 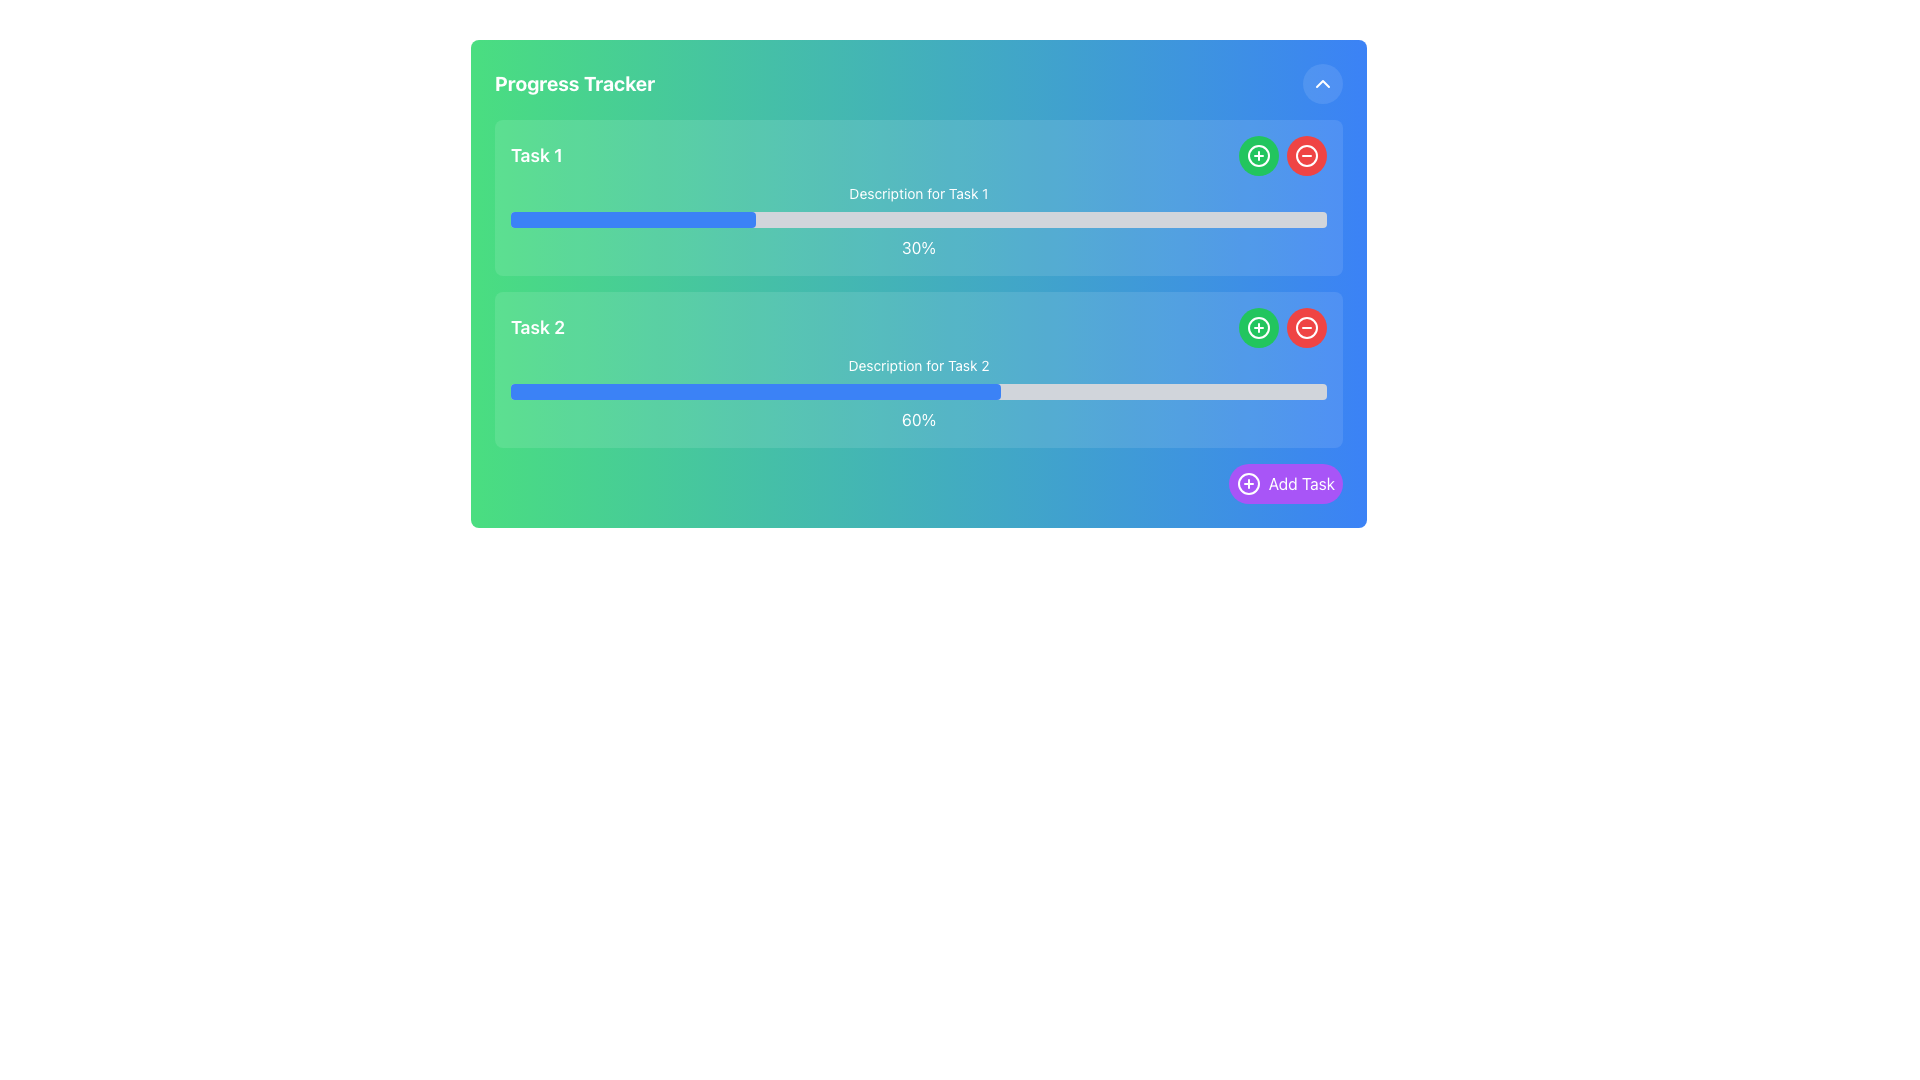 What do you see at coordinates (1282, 154) in the screenshot?
I see `the red button on the right side of the row associated with 'Task 1' in the 'Progress Tracker' component` at bounding box center [1282, 154].